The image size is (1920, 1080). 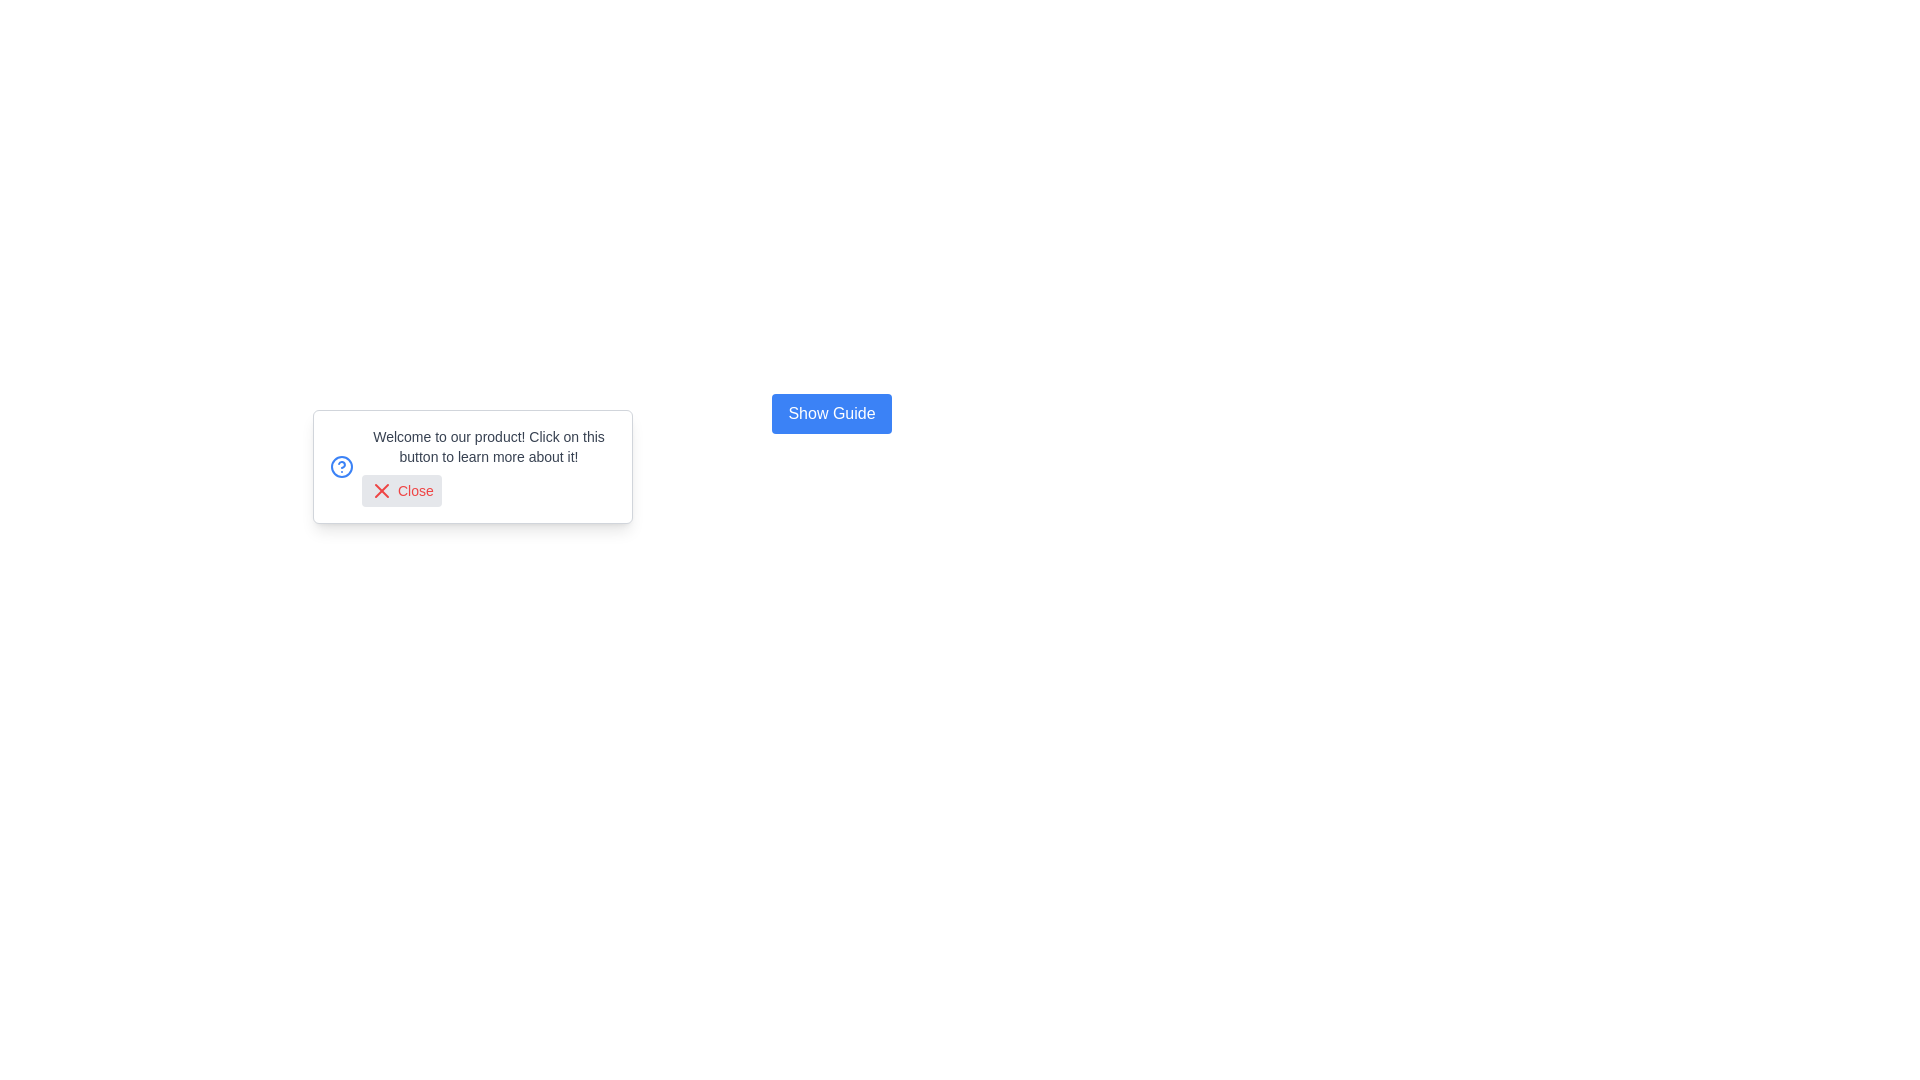 I want to click on the 'Close' button with a red 'X' icon to observe its style change, which includes a background color change to red and text color change to white, so click(x=400, y=490).